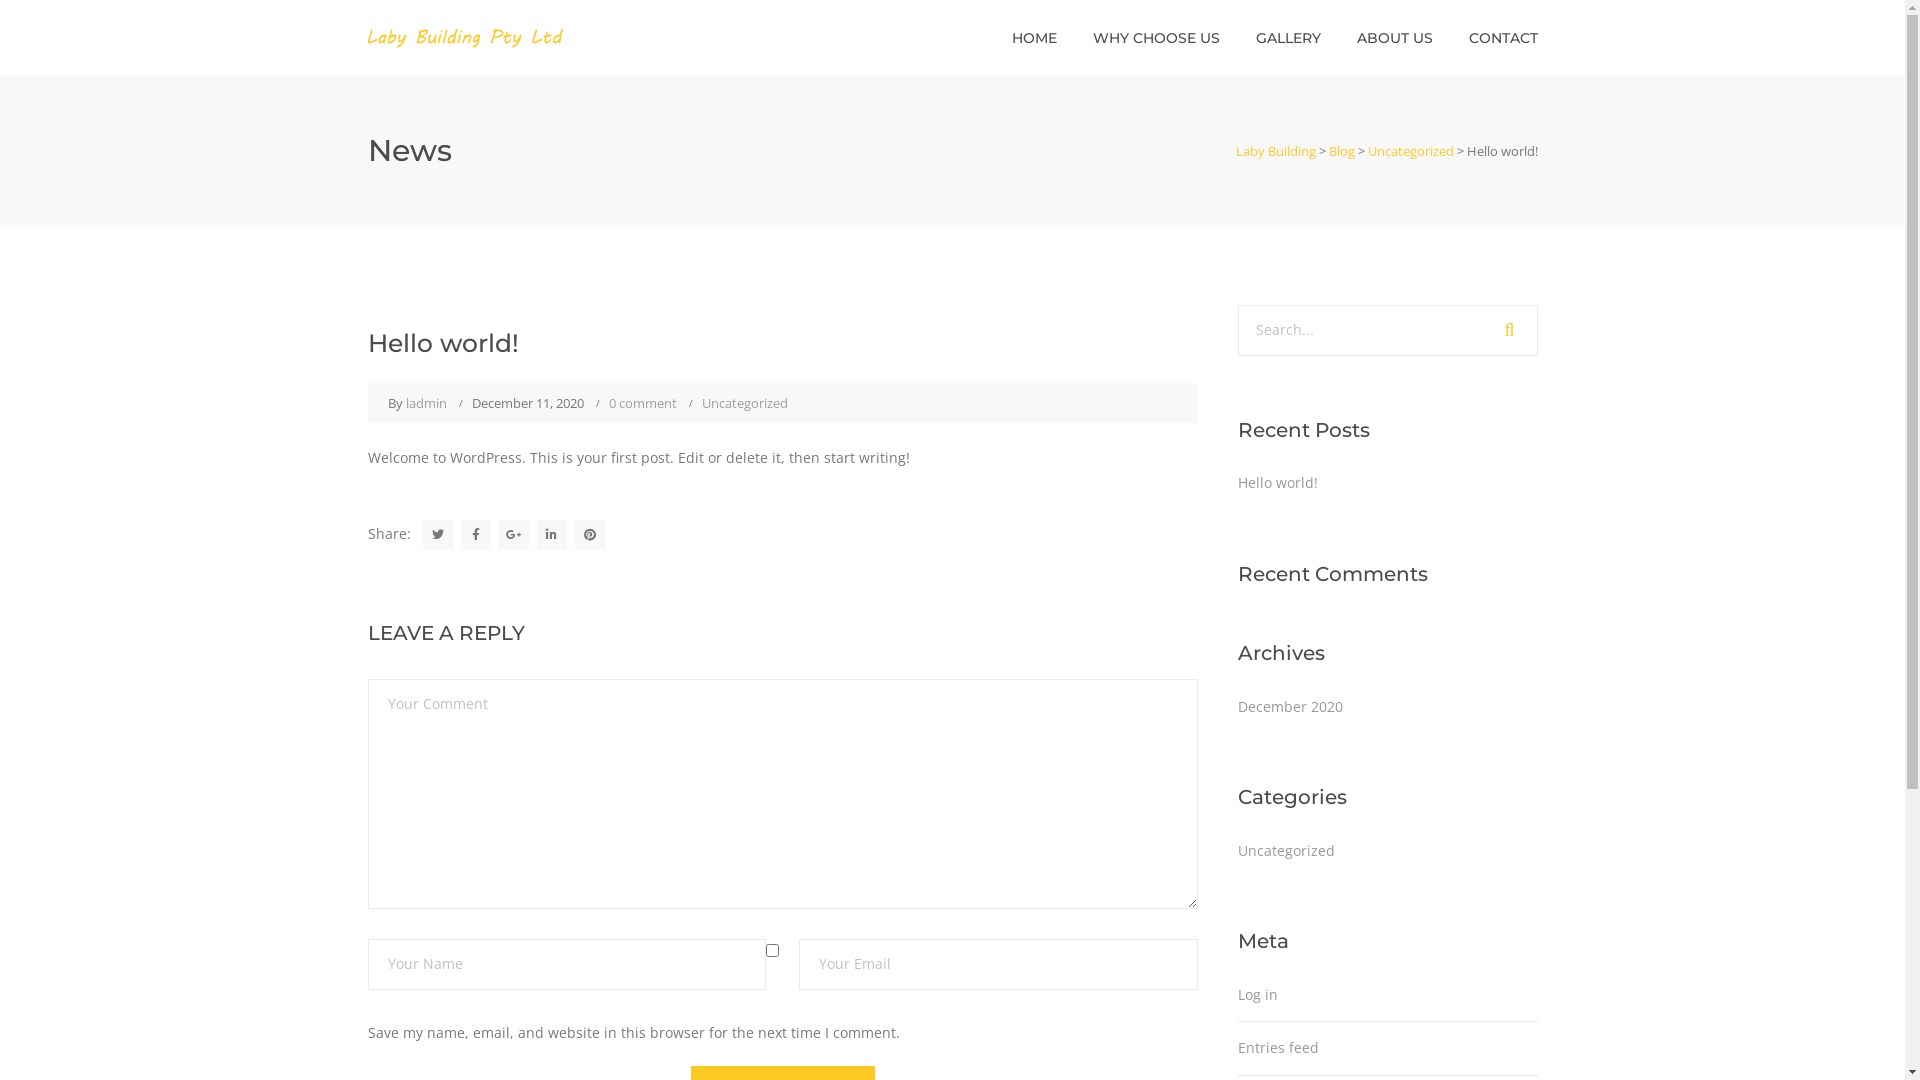 This screenshot has width=1920, height=1080. Describe the element at coordinates (1502, 38) in the screenshot. I see `'CONTACT'` at that location.